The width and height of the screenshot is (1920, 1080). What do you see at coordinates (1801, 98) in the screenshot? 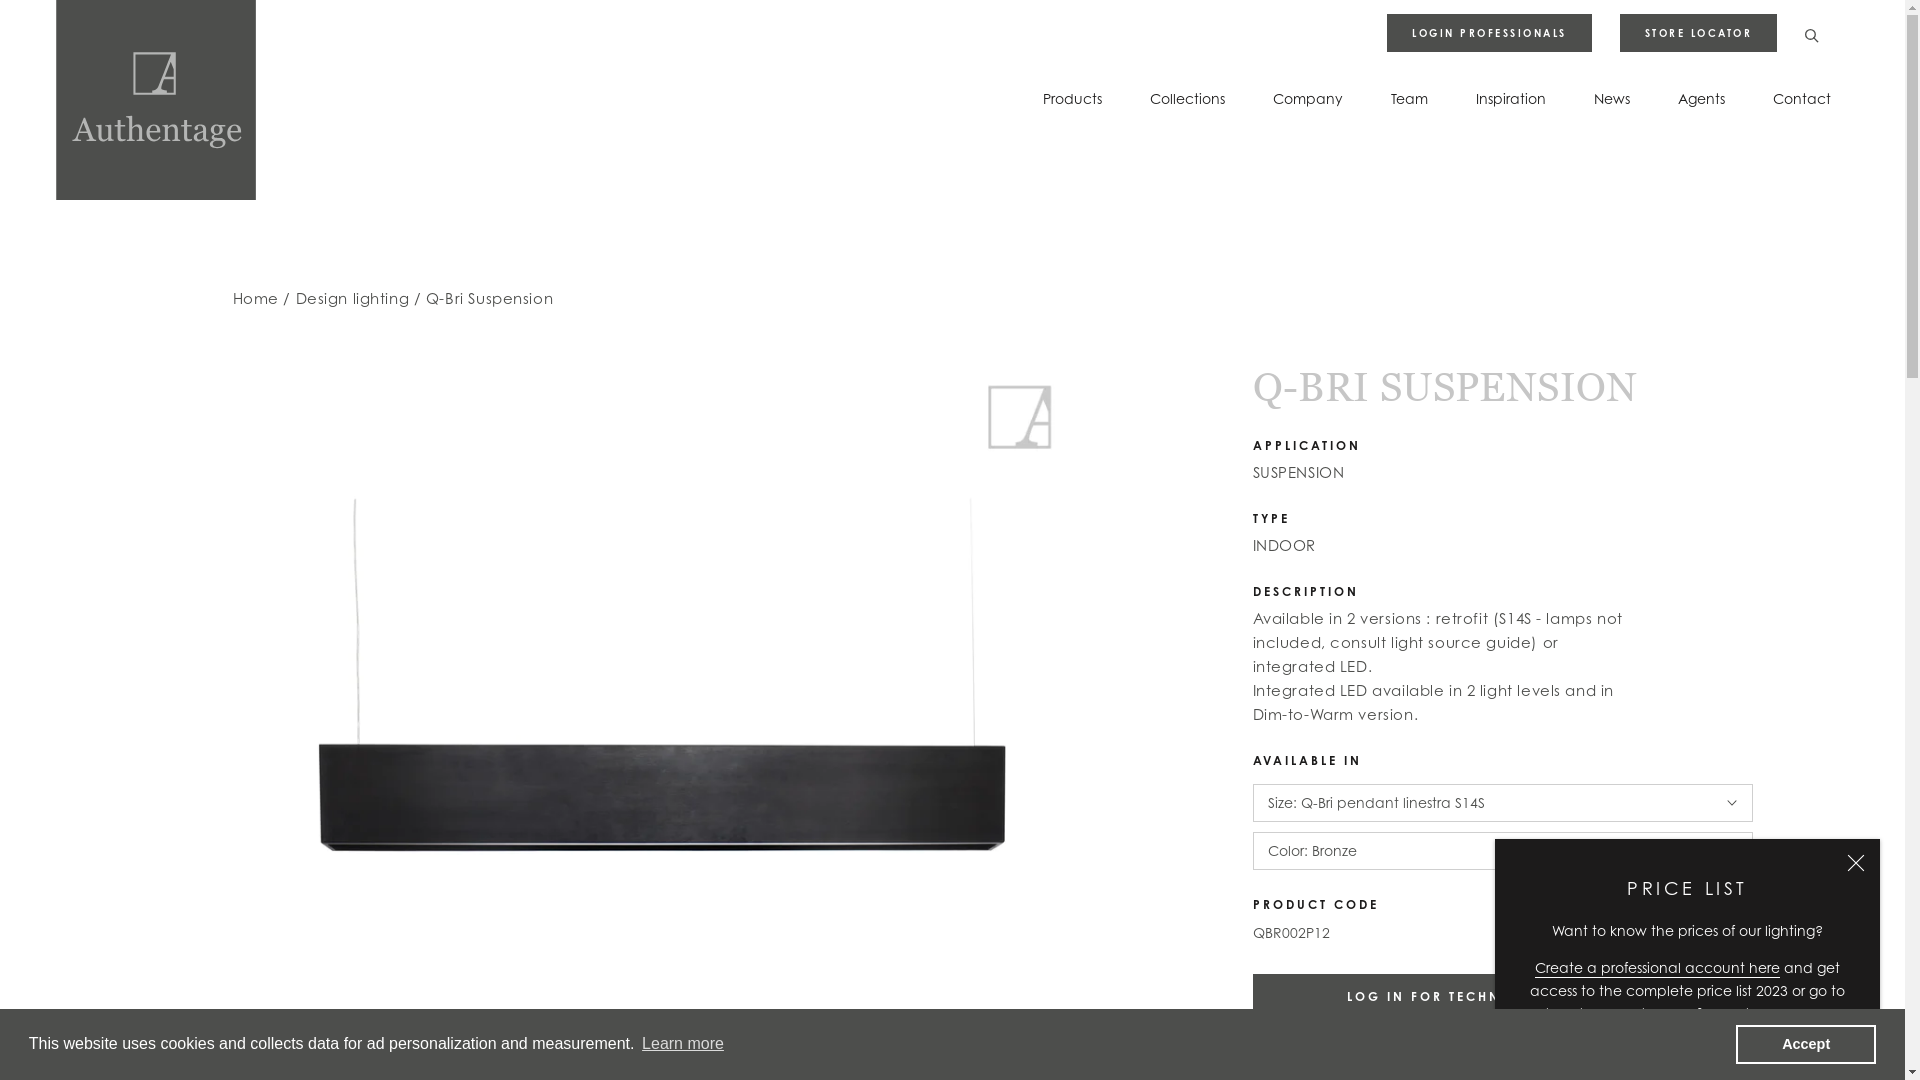
I see `'Contact` at bounding box center [1801, 98].